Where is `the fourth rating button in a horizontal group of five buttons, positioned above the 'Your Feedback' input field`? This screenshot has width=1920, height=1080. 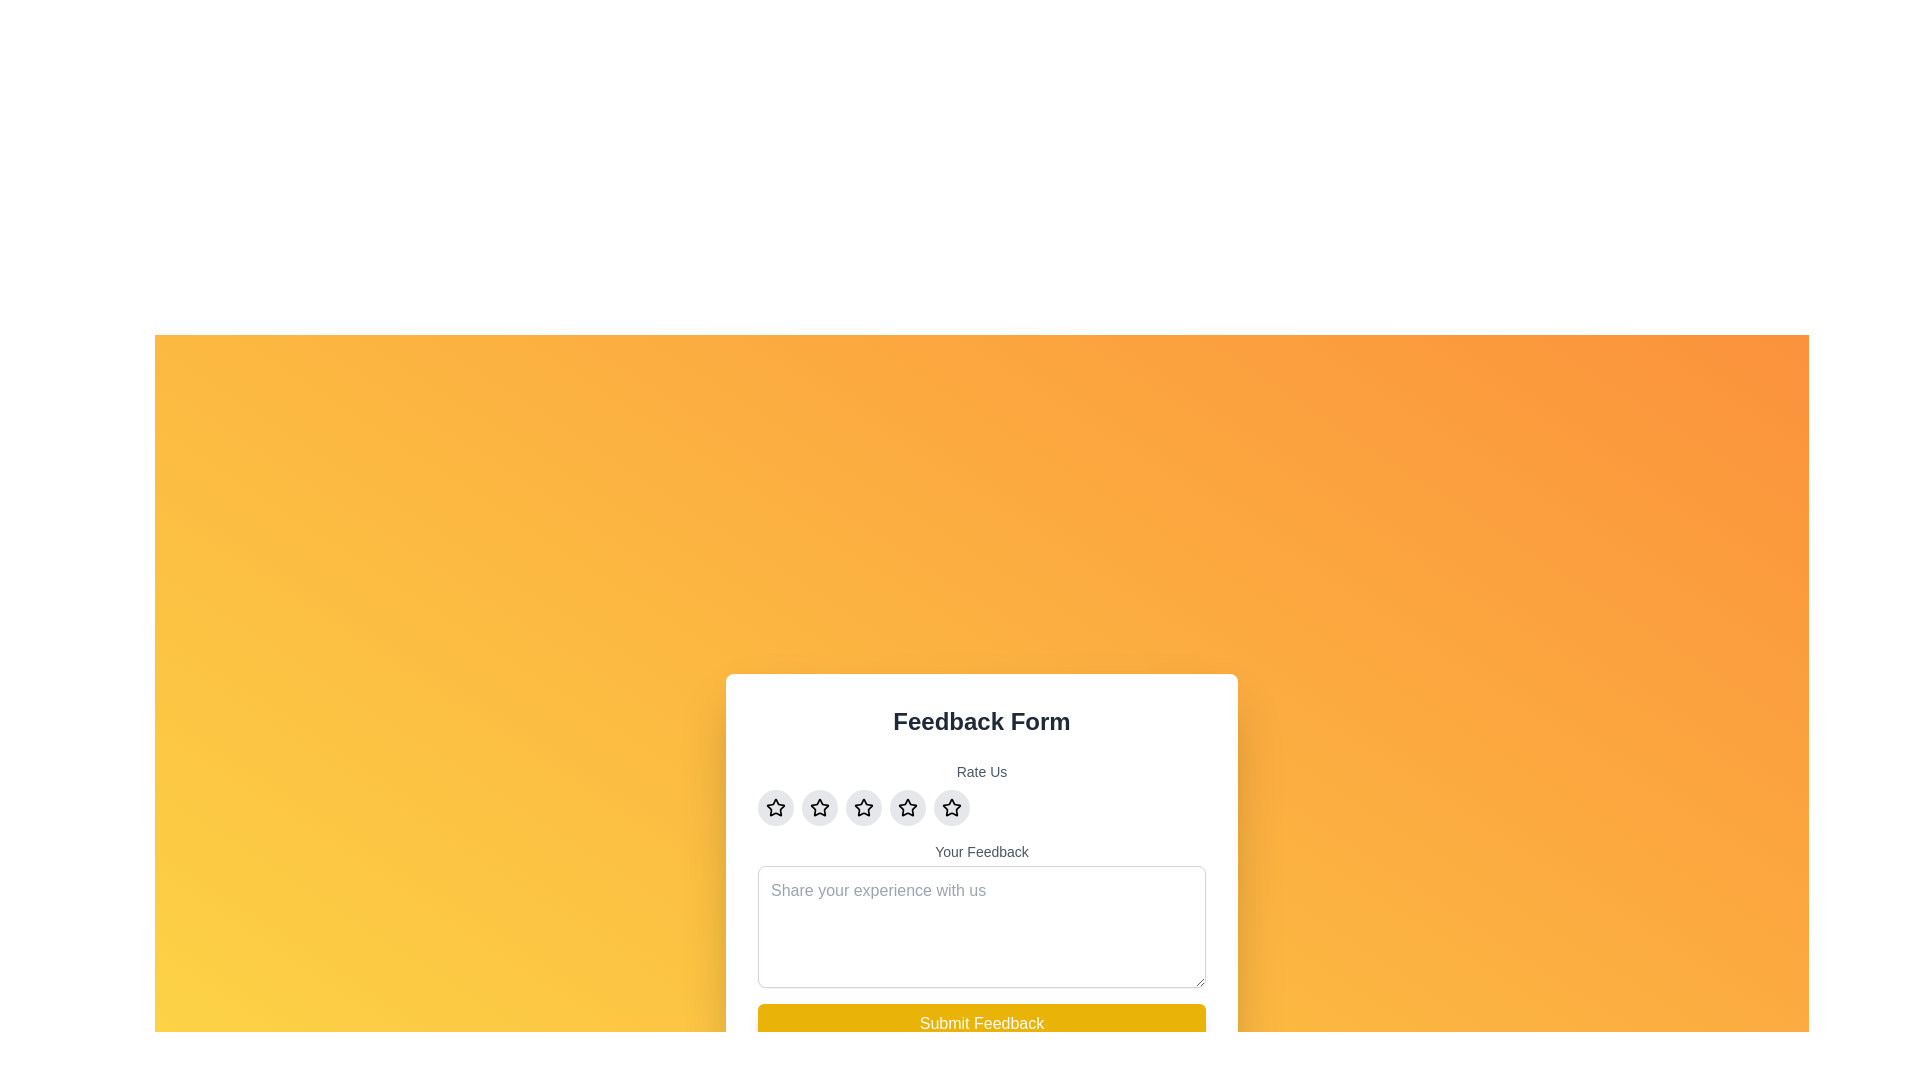
the fourth rating button in a horizontal group of five buttons, positioned above the 'Your Feedback' input field is located at coordinates (906, 806).